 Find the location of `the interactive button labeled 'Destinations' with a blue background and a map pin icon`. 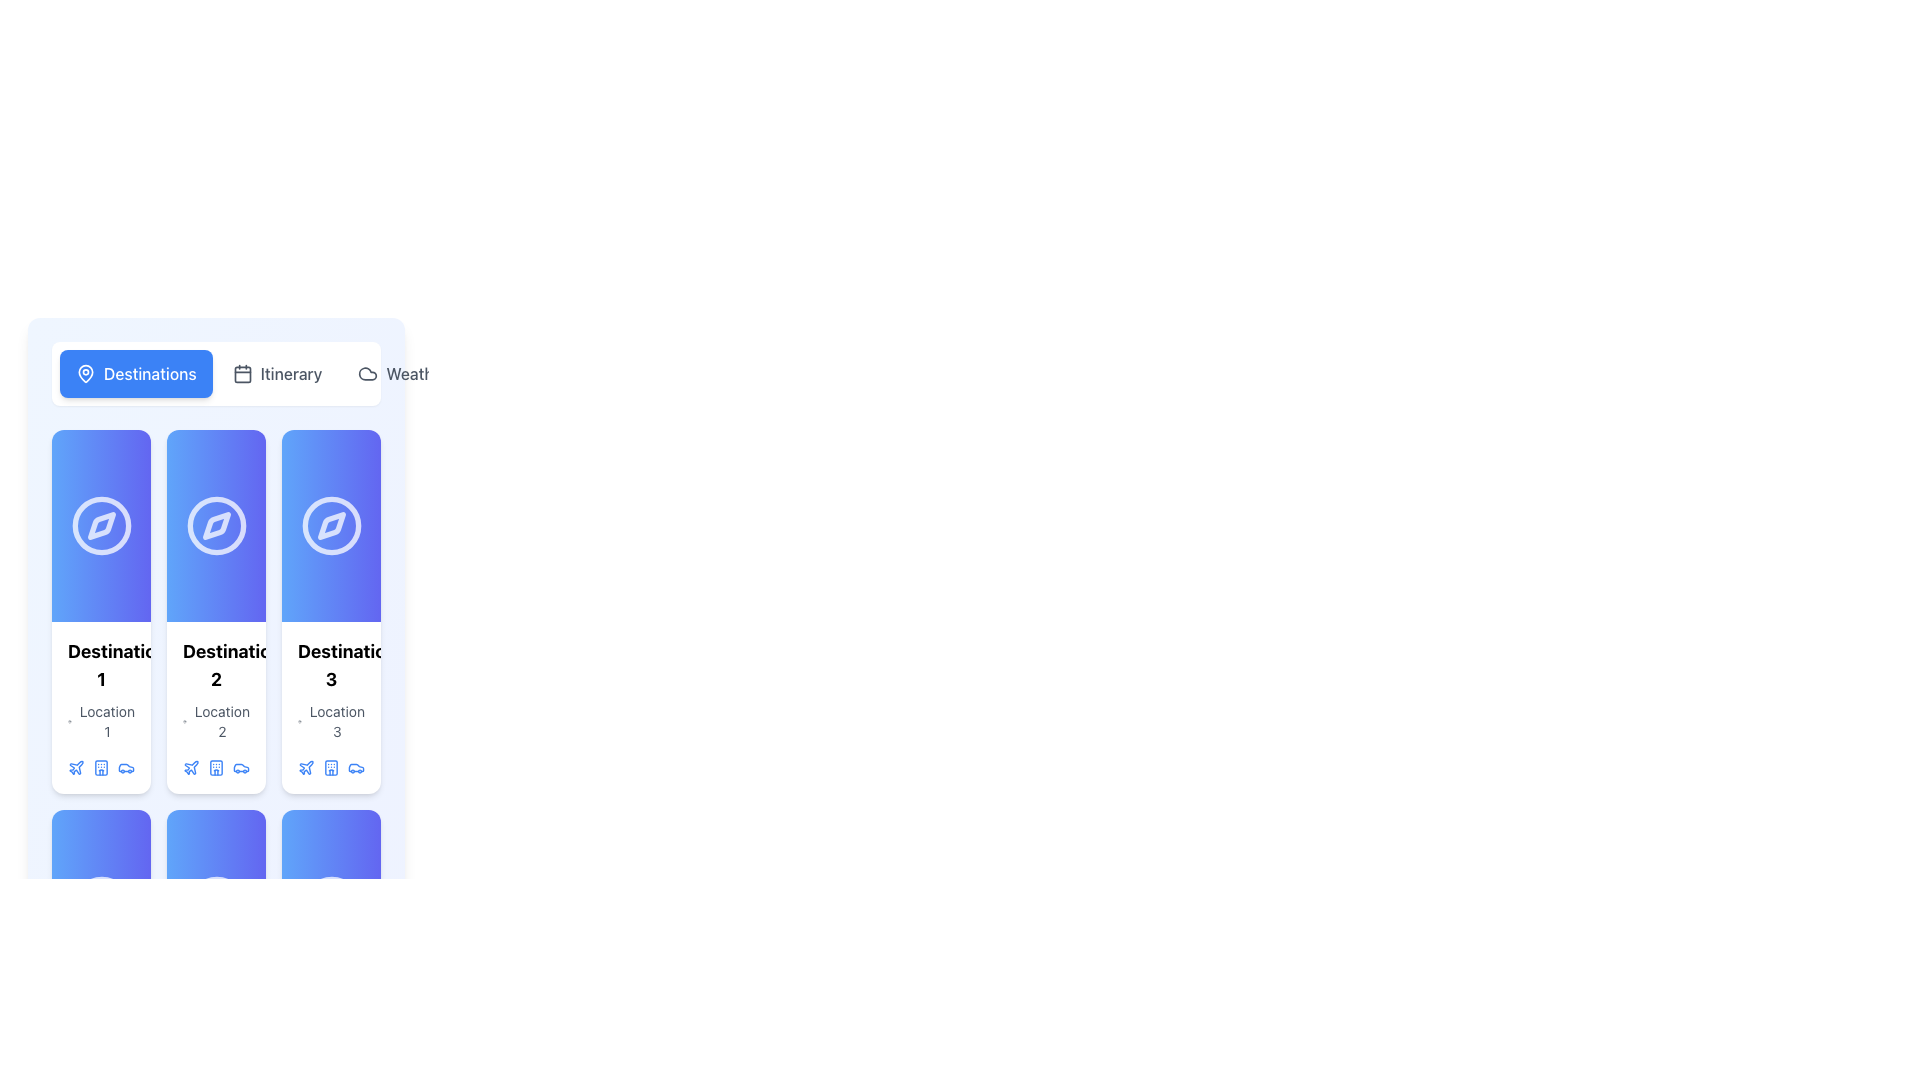

the interactive button labeled 'Destinations' with a blue background and a map pin icon is located at coordinates (135, 374).